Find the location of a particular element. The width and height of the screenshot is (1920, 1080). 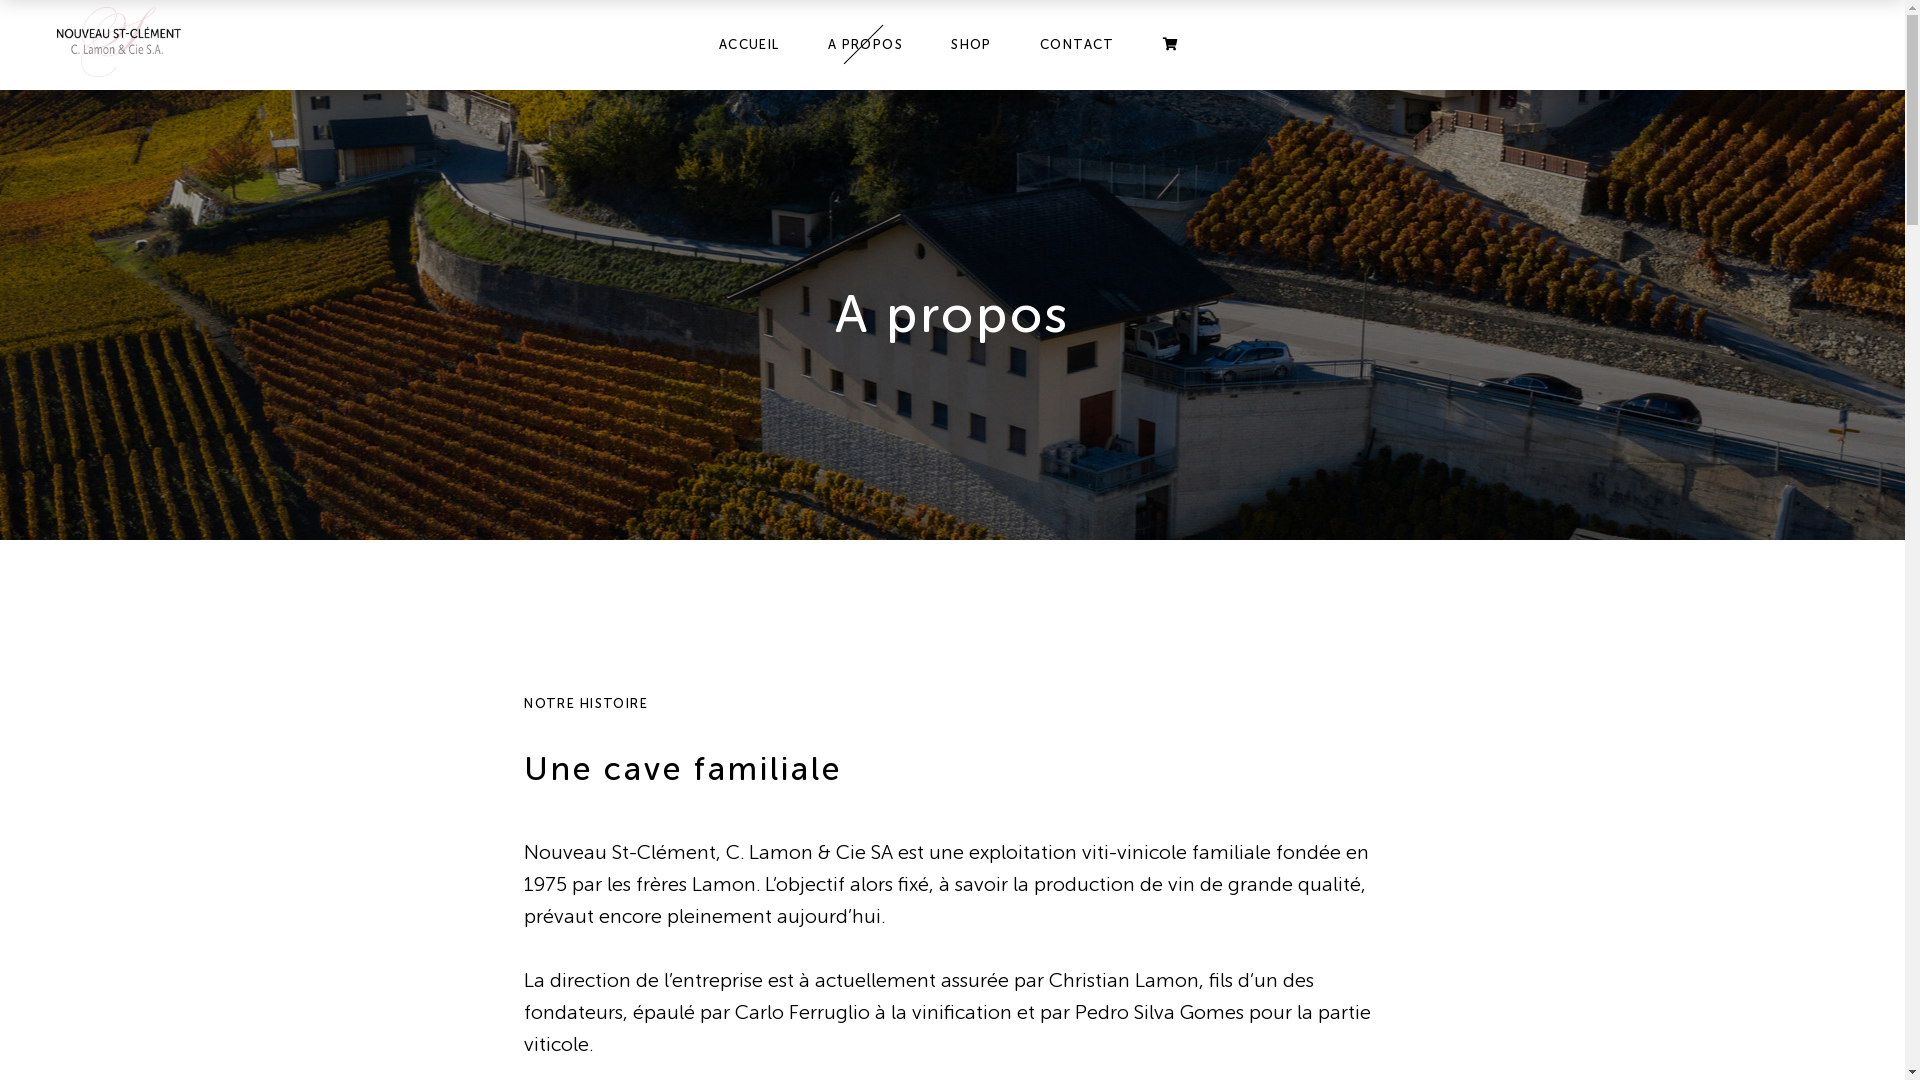

'A PROPOS' is located at coordinates (804, 45).